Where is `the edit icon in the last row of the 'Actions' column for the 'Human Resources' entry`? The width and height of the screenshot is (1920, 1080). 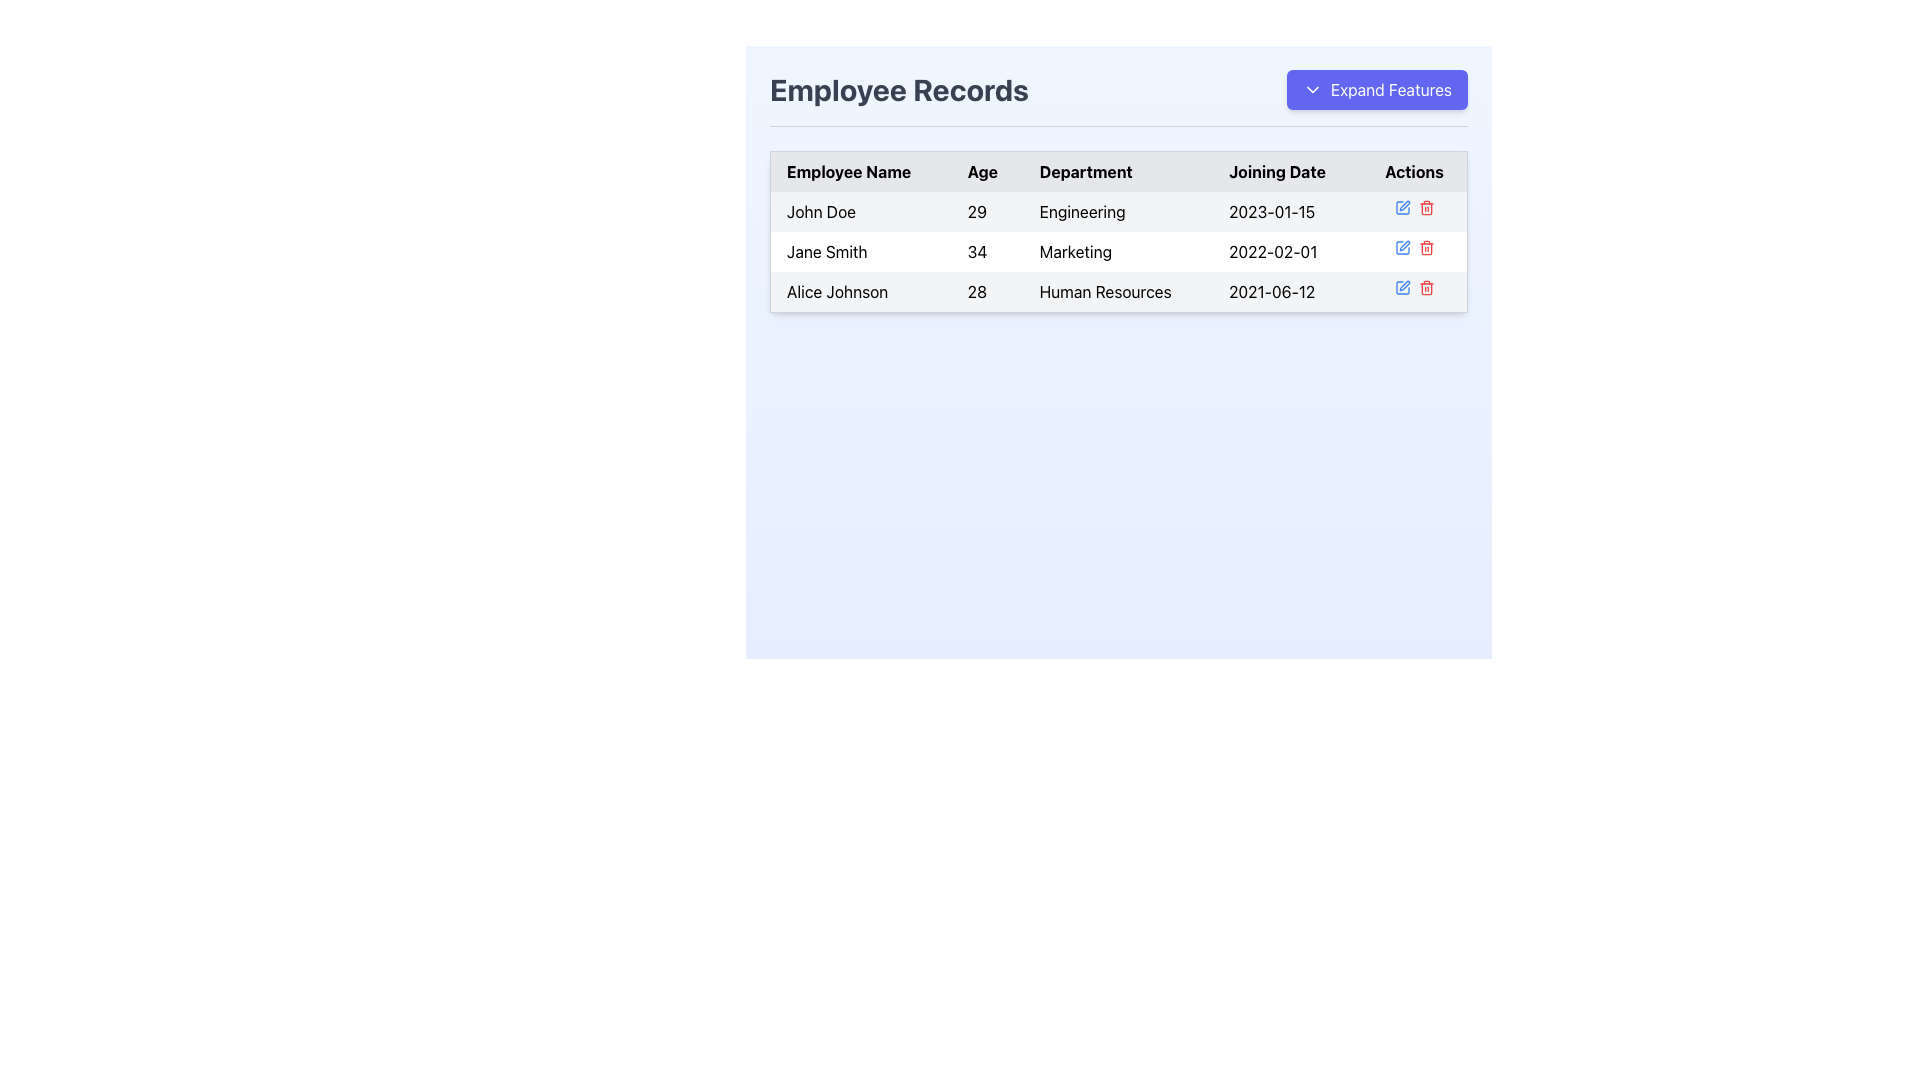 the edit icon in the last row of the 'Actions' column for the 'Human Resources' entry is located at coordinates (1401, 288).